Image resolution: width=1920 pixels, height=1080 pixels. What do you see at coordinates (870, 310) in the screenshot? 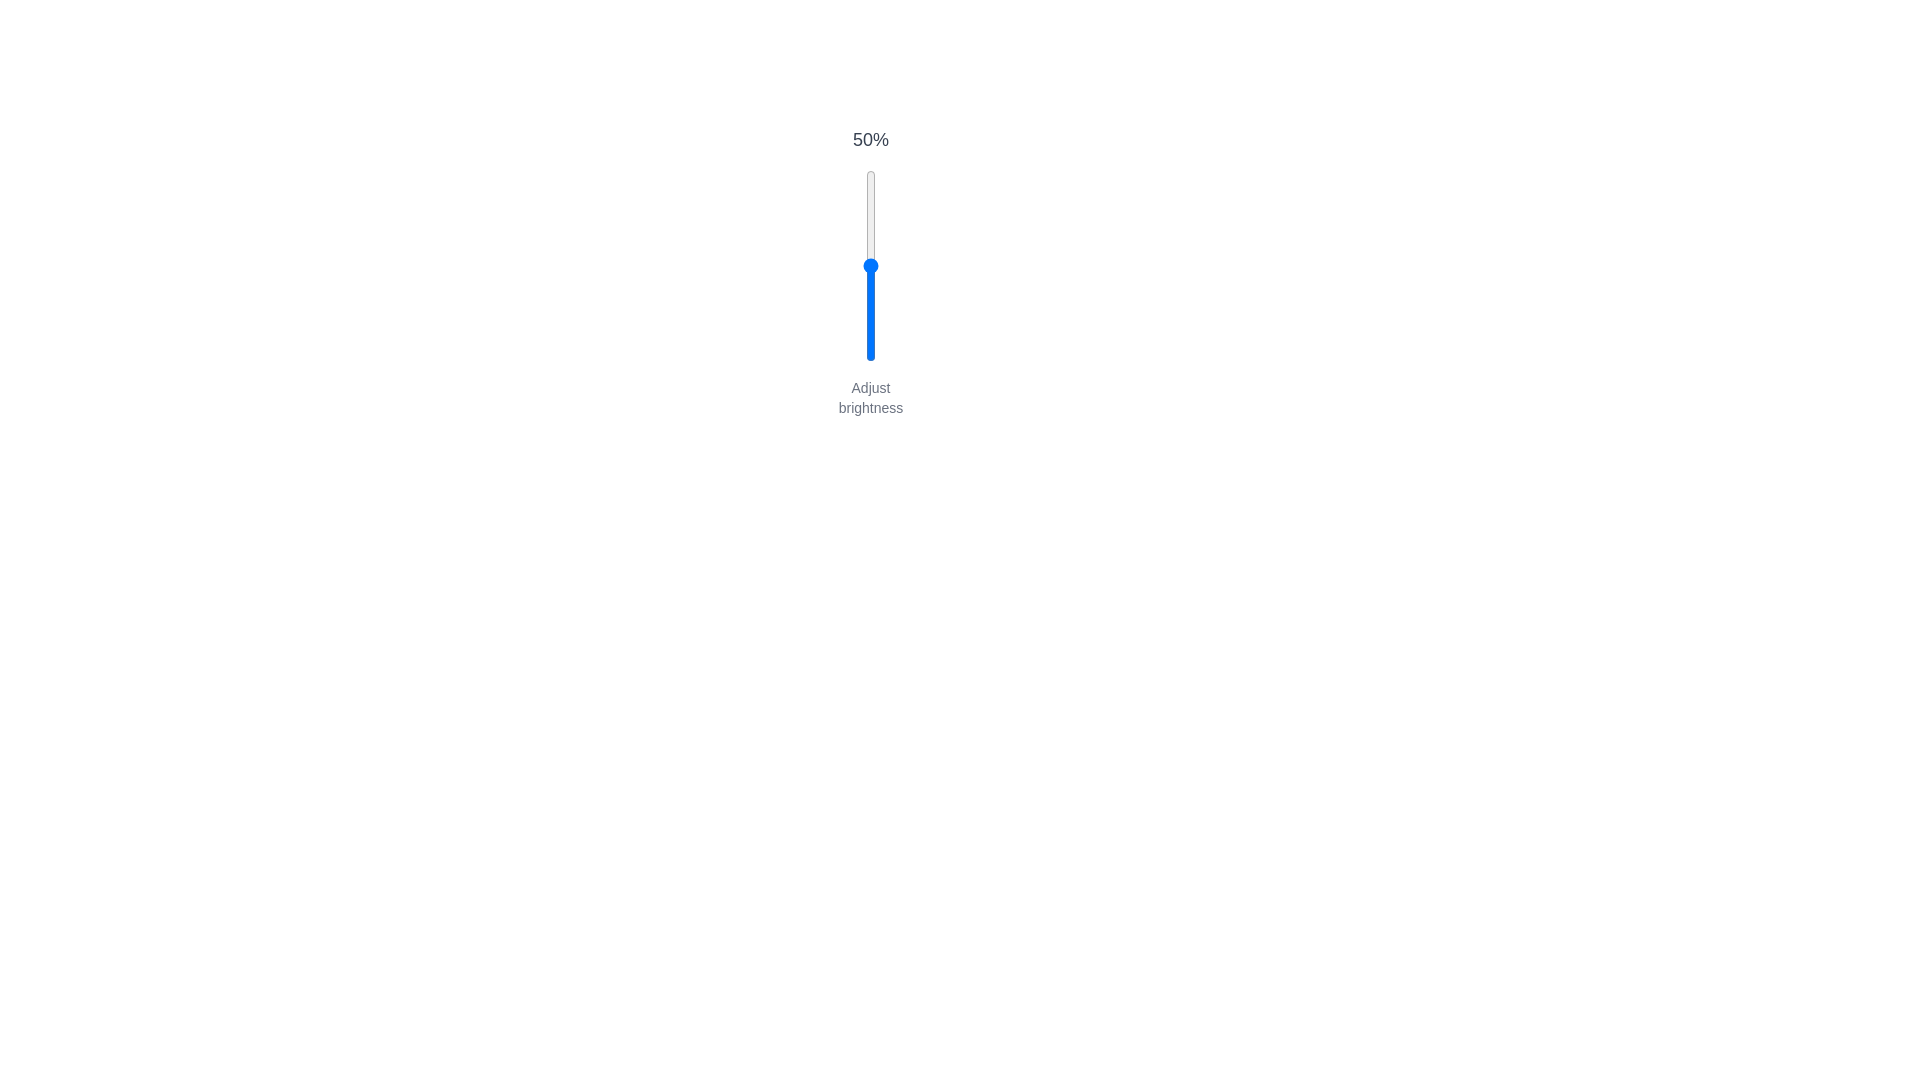
I see `brightness` at bounding box center [870, 310].